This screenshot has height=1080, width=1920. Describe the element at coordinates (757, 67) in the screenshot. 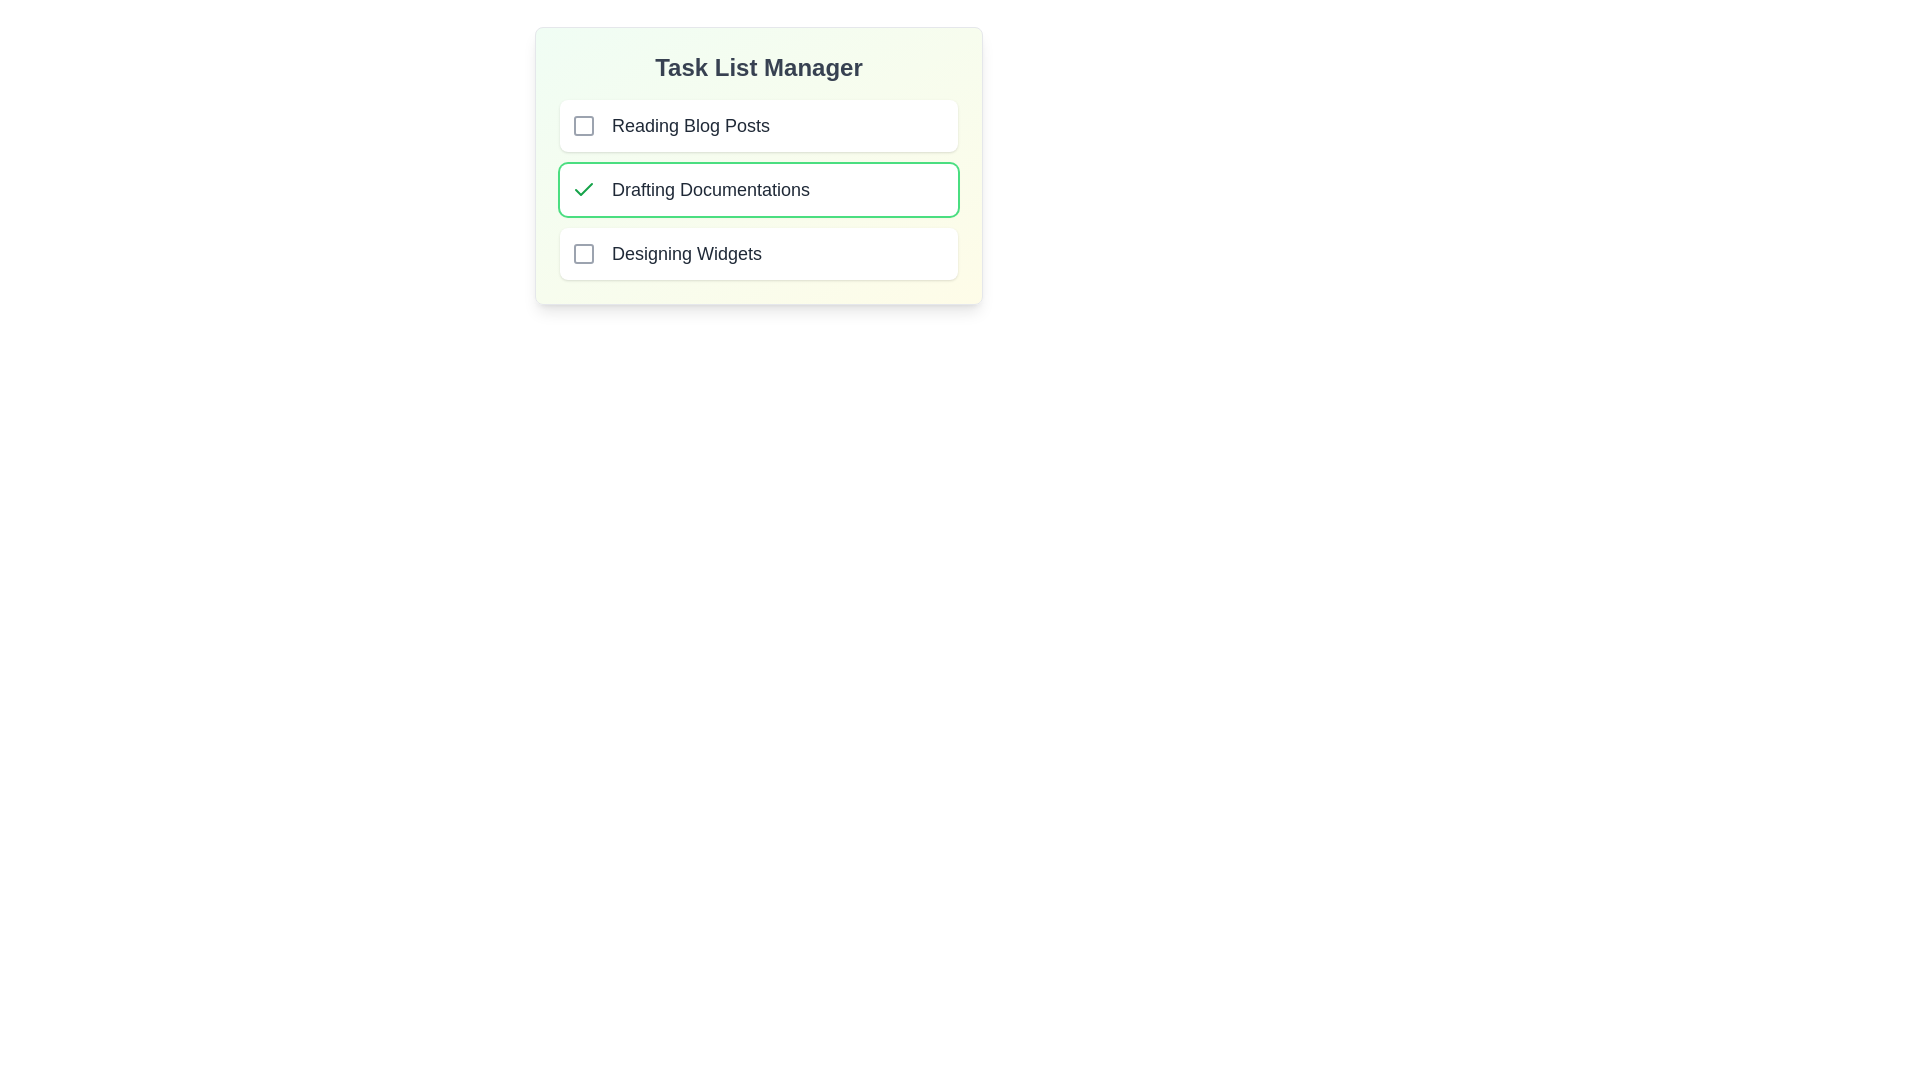

I see `the title of the component to focus attention` at that location.